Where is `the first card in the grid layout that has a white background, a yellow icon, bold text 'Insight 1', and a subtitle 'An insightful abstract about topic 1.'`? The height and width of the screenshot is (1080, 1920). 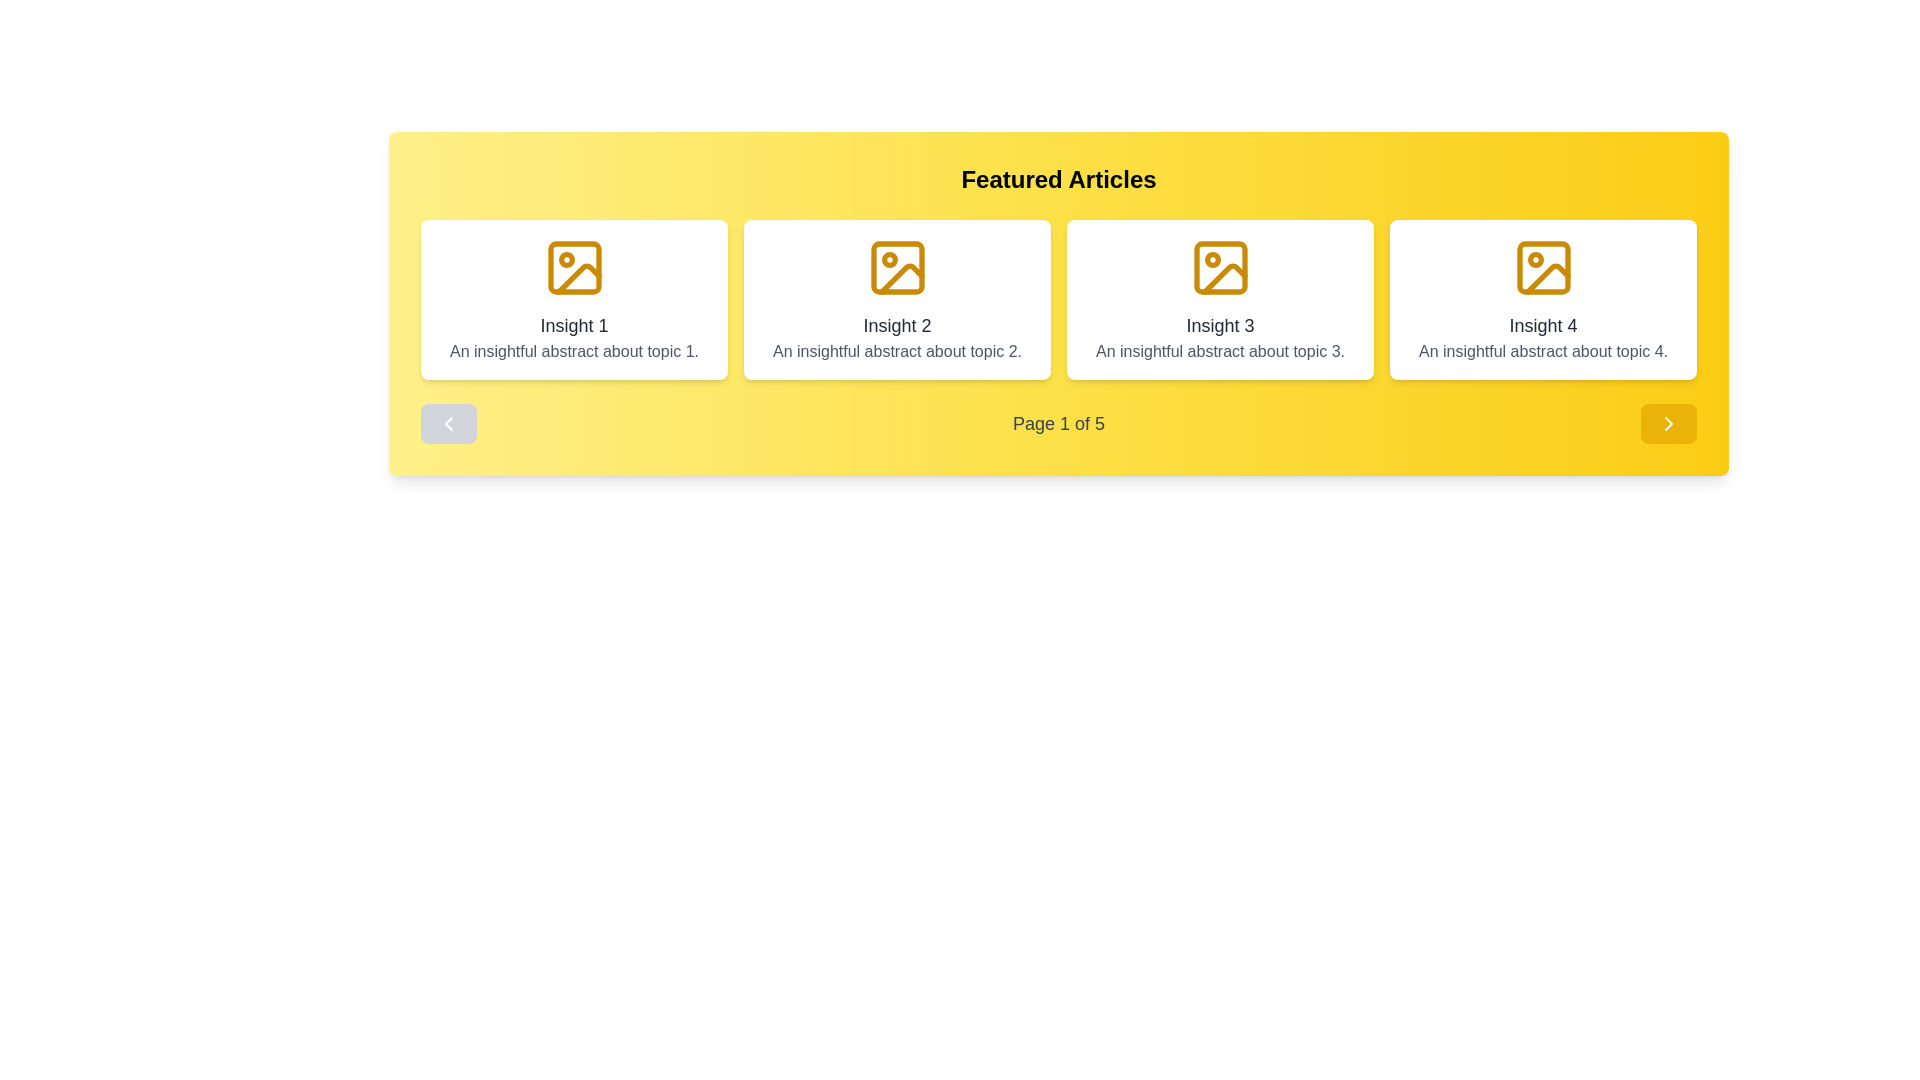
the first card in the grid layout that has a white background, a yellow icon, bold text 'Insight 1', and a subtitle 'An insightful abstract about topic 1.' is located at coordinates (573, 300).